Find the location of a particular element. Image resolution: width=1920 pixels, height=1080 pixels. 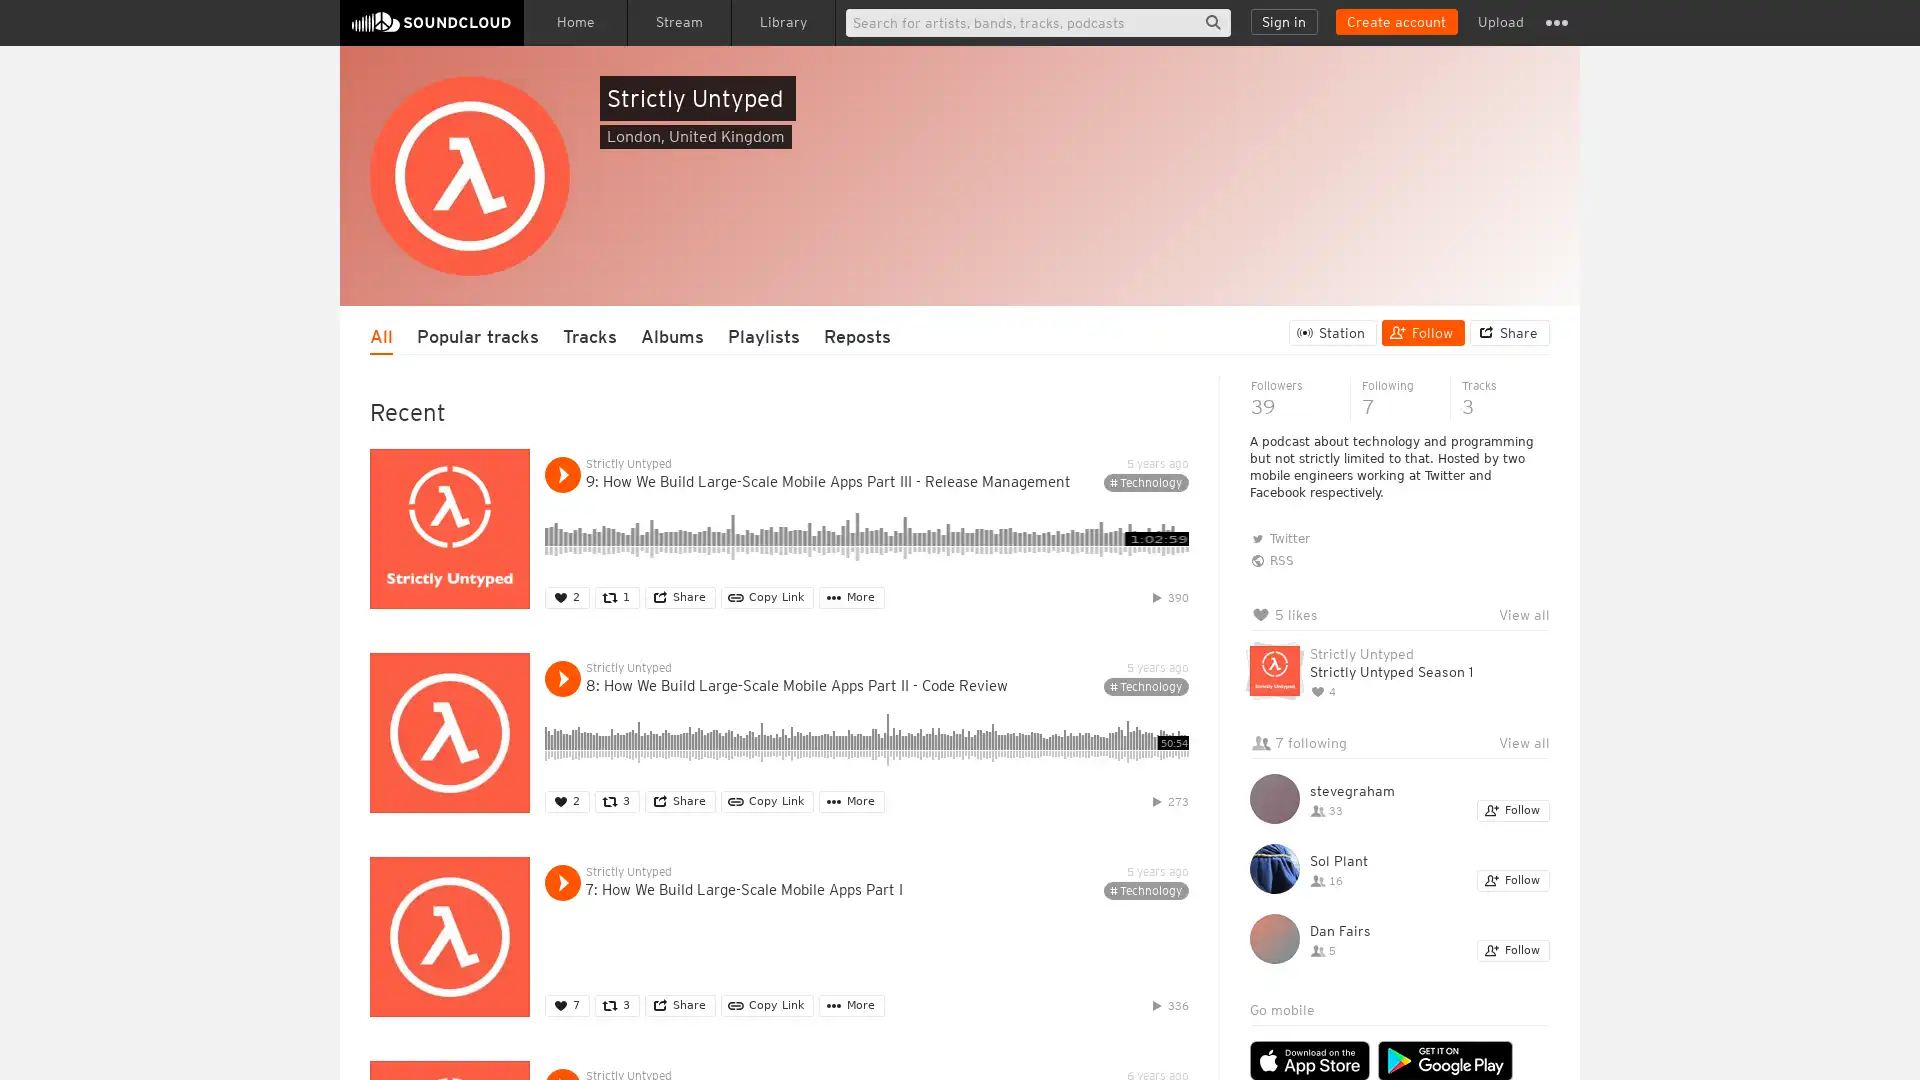

Copy Link is located at coordinates (766, 800).